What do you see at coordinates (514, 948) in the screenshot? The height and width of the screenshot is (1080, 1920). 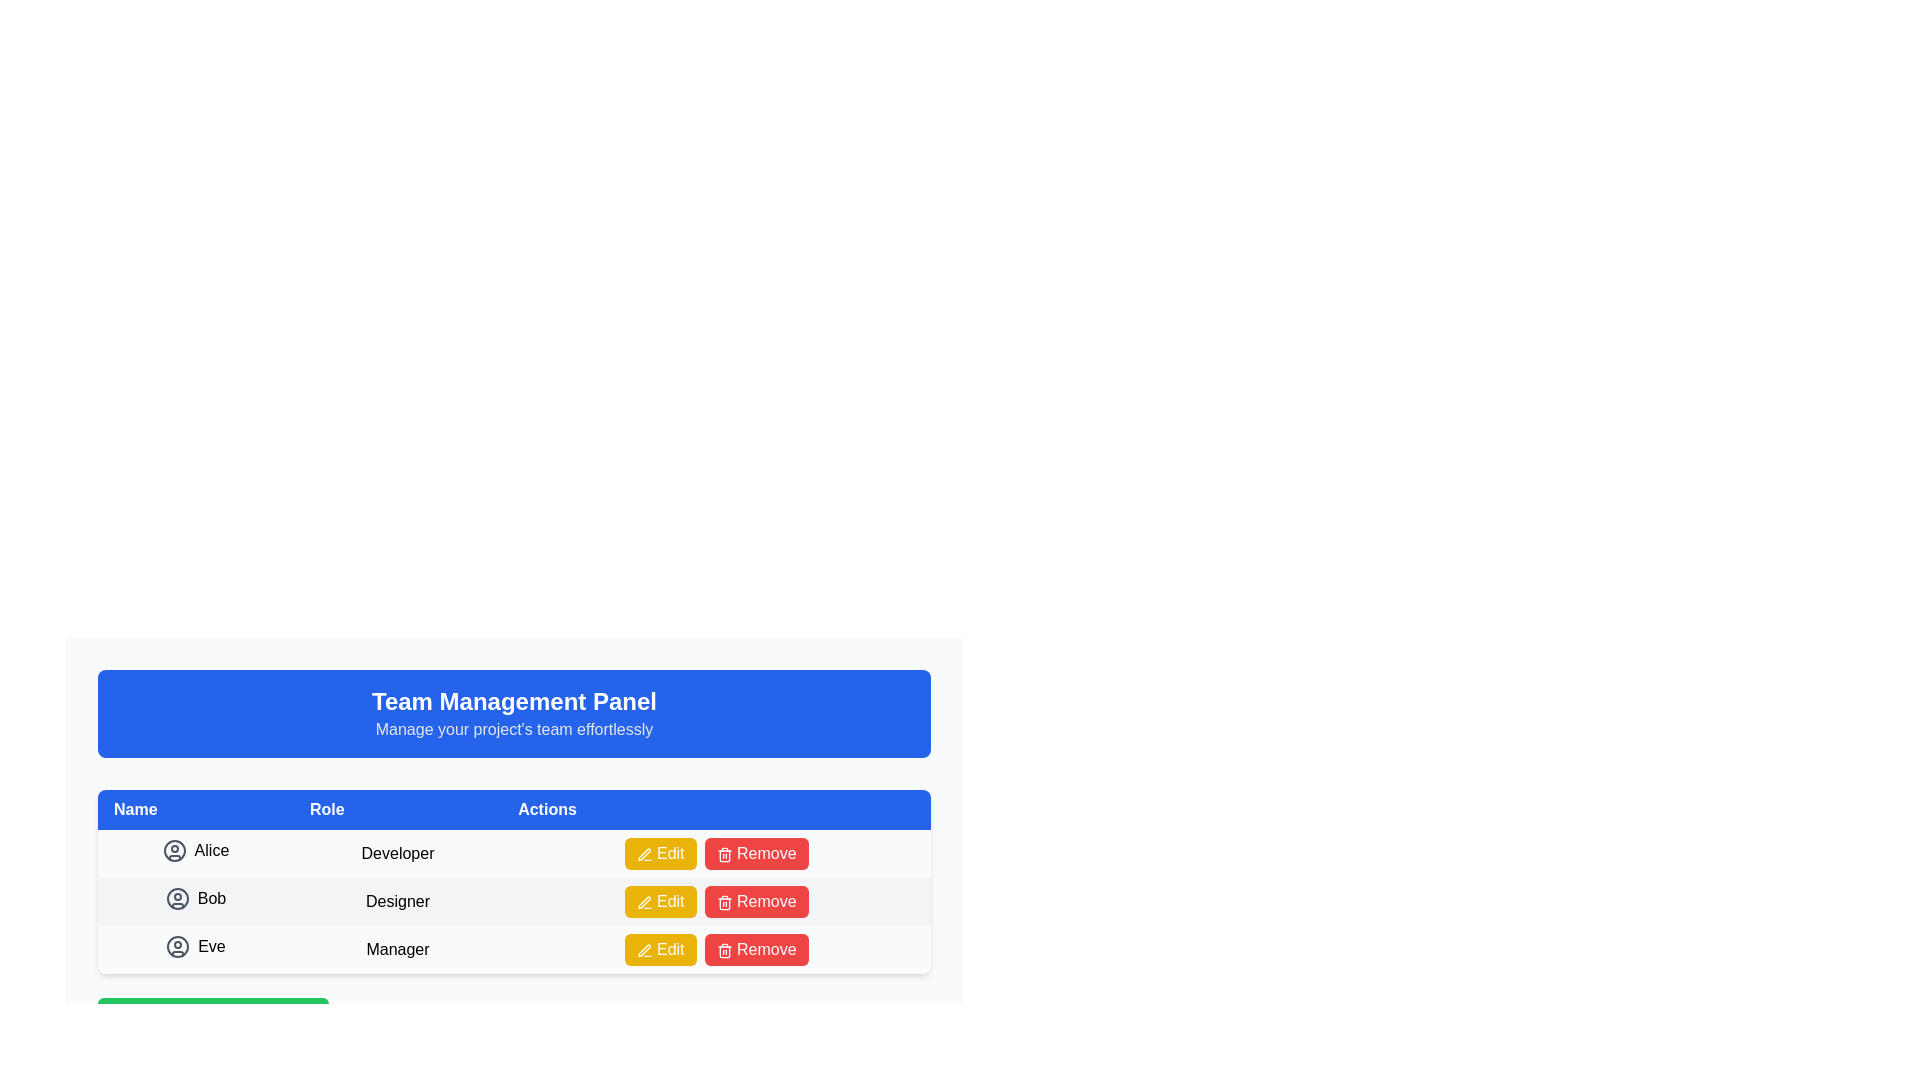 I see `the Edit button located in the third row of the team management panel, which presents a member's details, to modify the member's information` at bounding box center [514, 948].